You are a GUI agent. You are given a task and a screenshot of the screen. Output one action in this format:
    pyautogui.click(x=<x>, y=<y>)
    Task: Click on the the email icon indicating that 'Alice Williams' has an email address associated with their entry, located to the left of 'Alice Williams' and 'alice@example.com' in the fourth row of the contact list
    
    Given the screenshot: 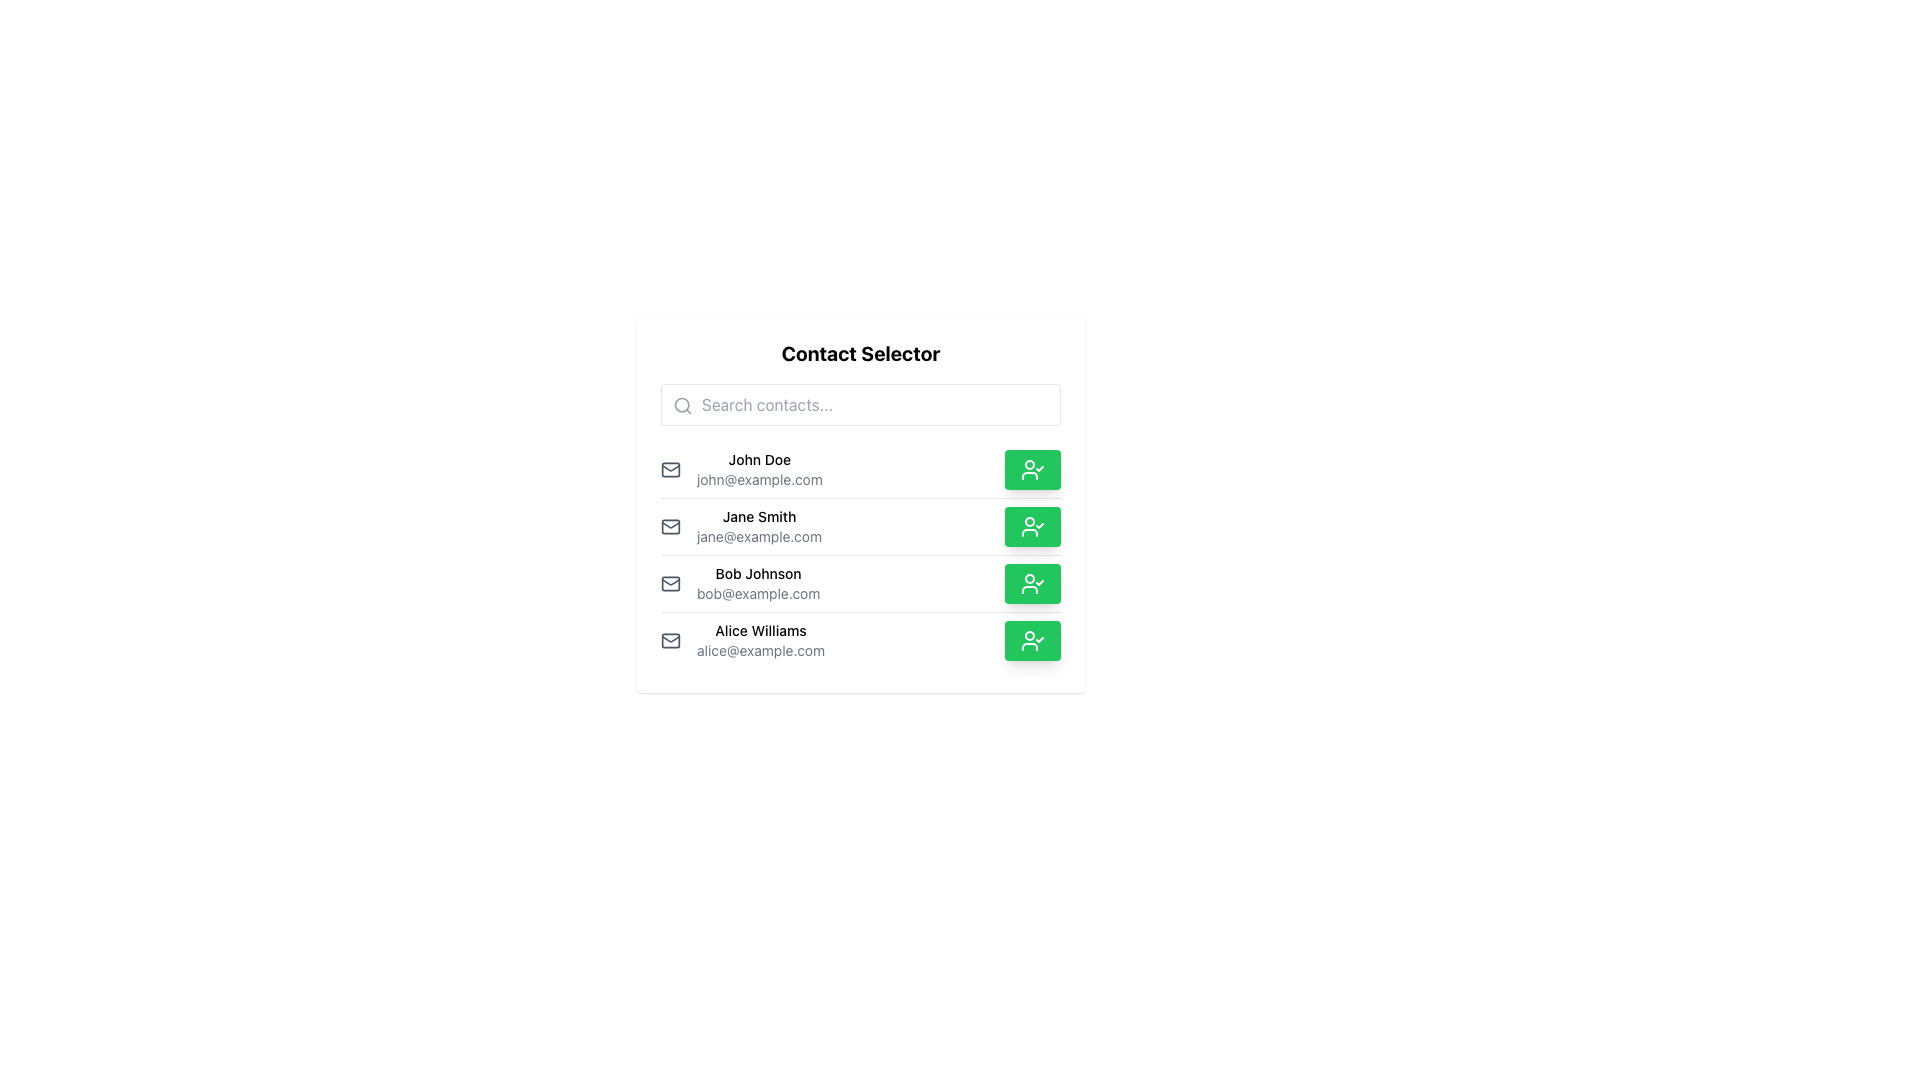 What is the action you would take?
    pyautogui.click(x=671, y=640)
    